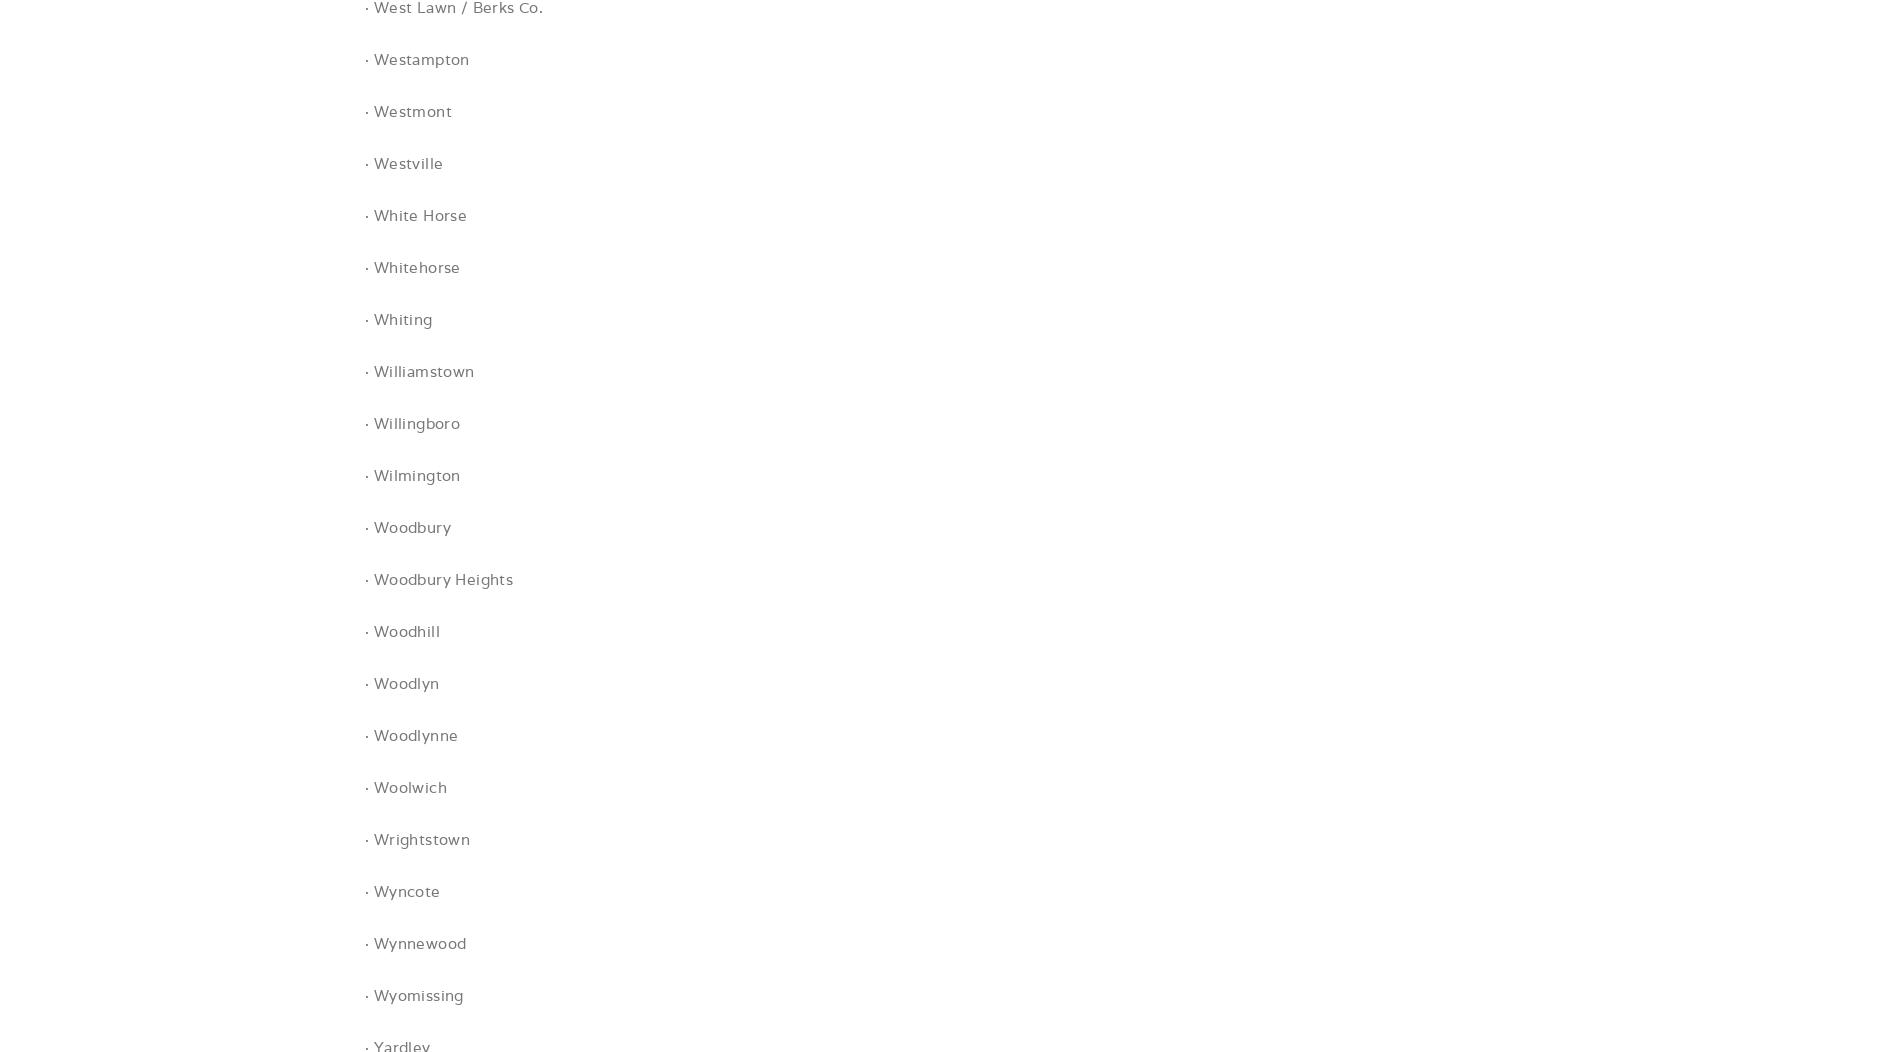 This screenshot has width=1900, height=1052. What do you see at coordinates (363, 995) in the screenshot?
I see `'· Wyomissing'` at bounding box center [363, 995].